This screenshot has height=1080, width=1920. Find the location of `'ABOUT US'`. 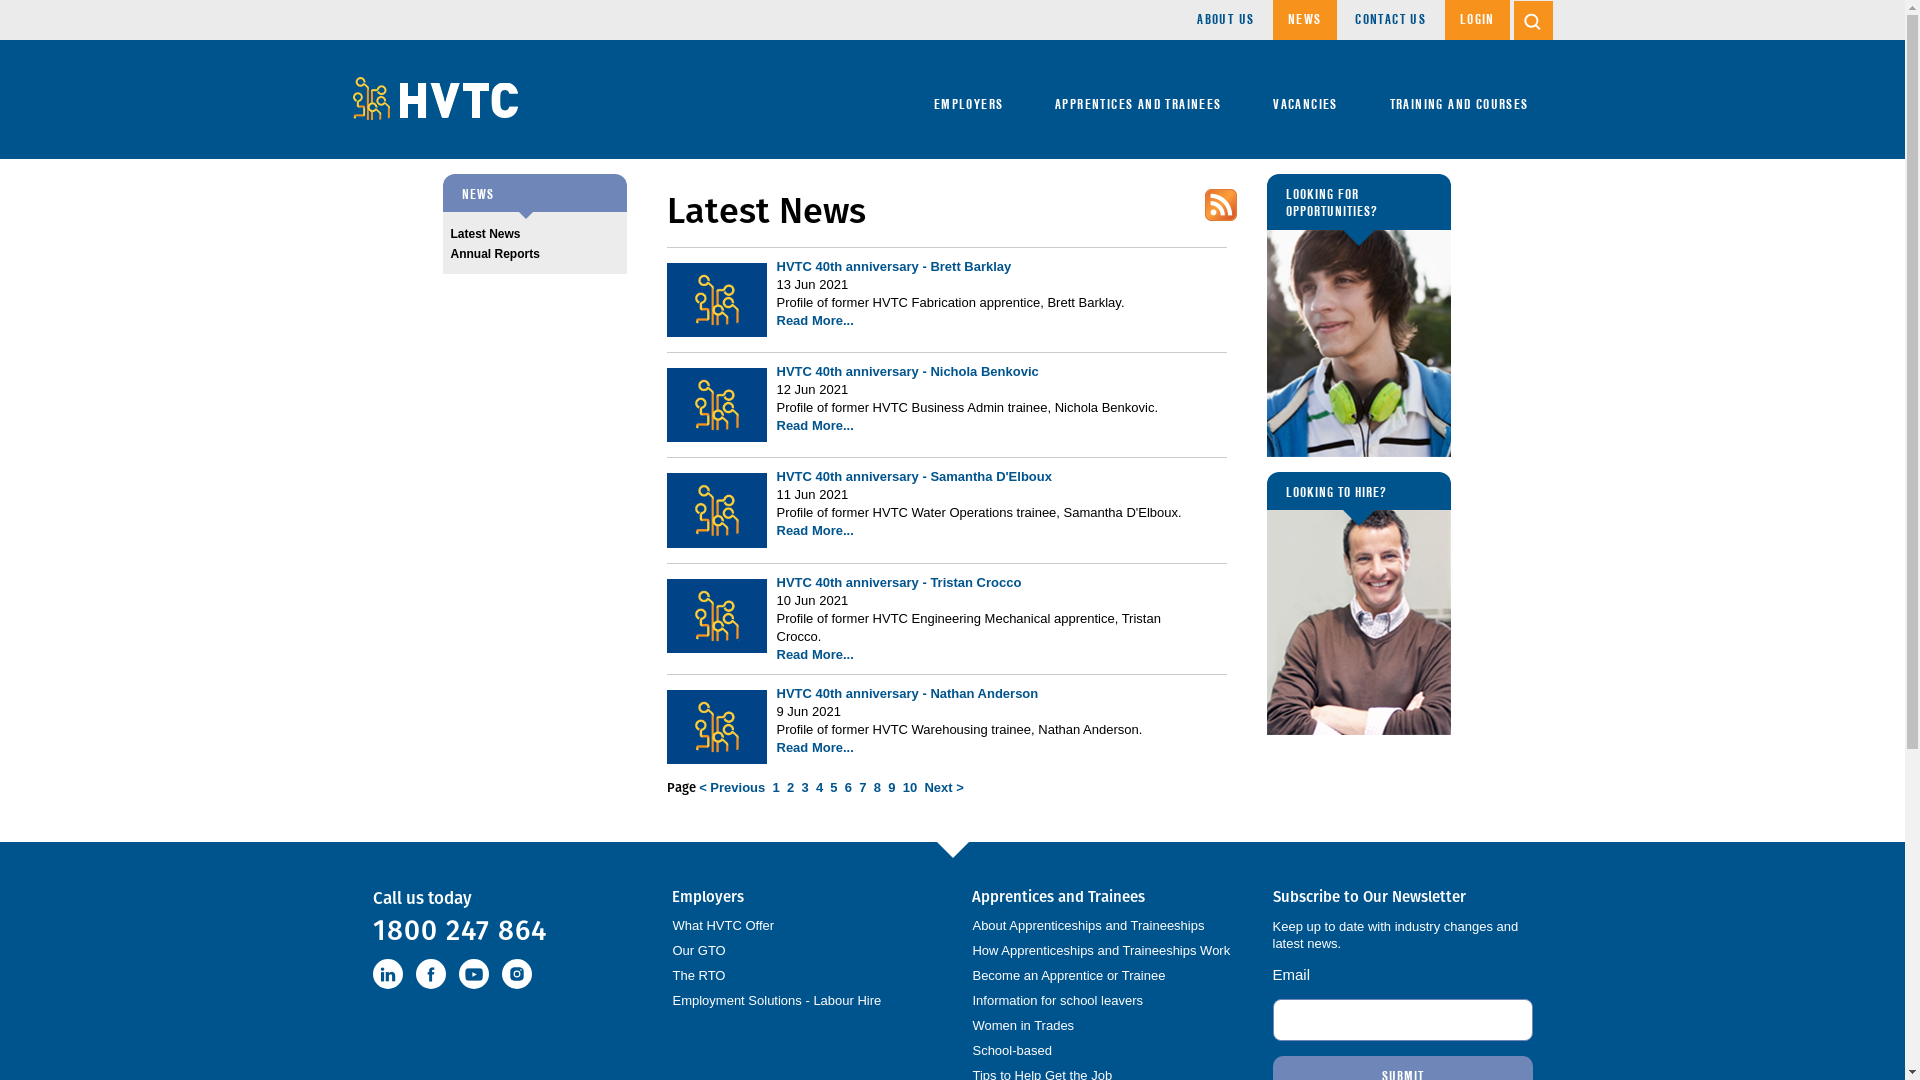

'ABOUT US' is located at coordinates (1224, 19).